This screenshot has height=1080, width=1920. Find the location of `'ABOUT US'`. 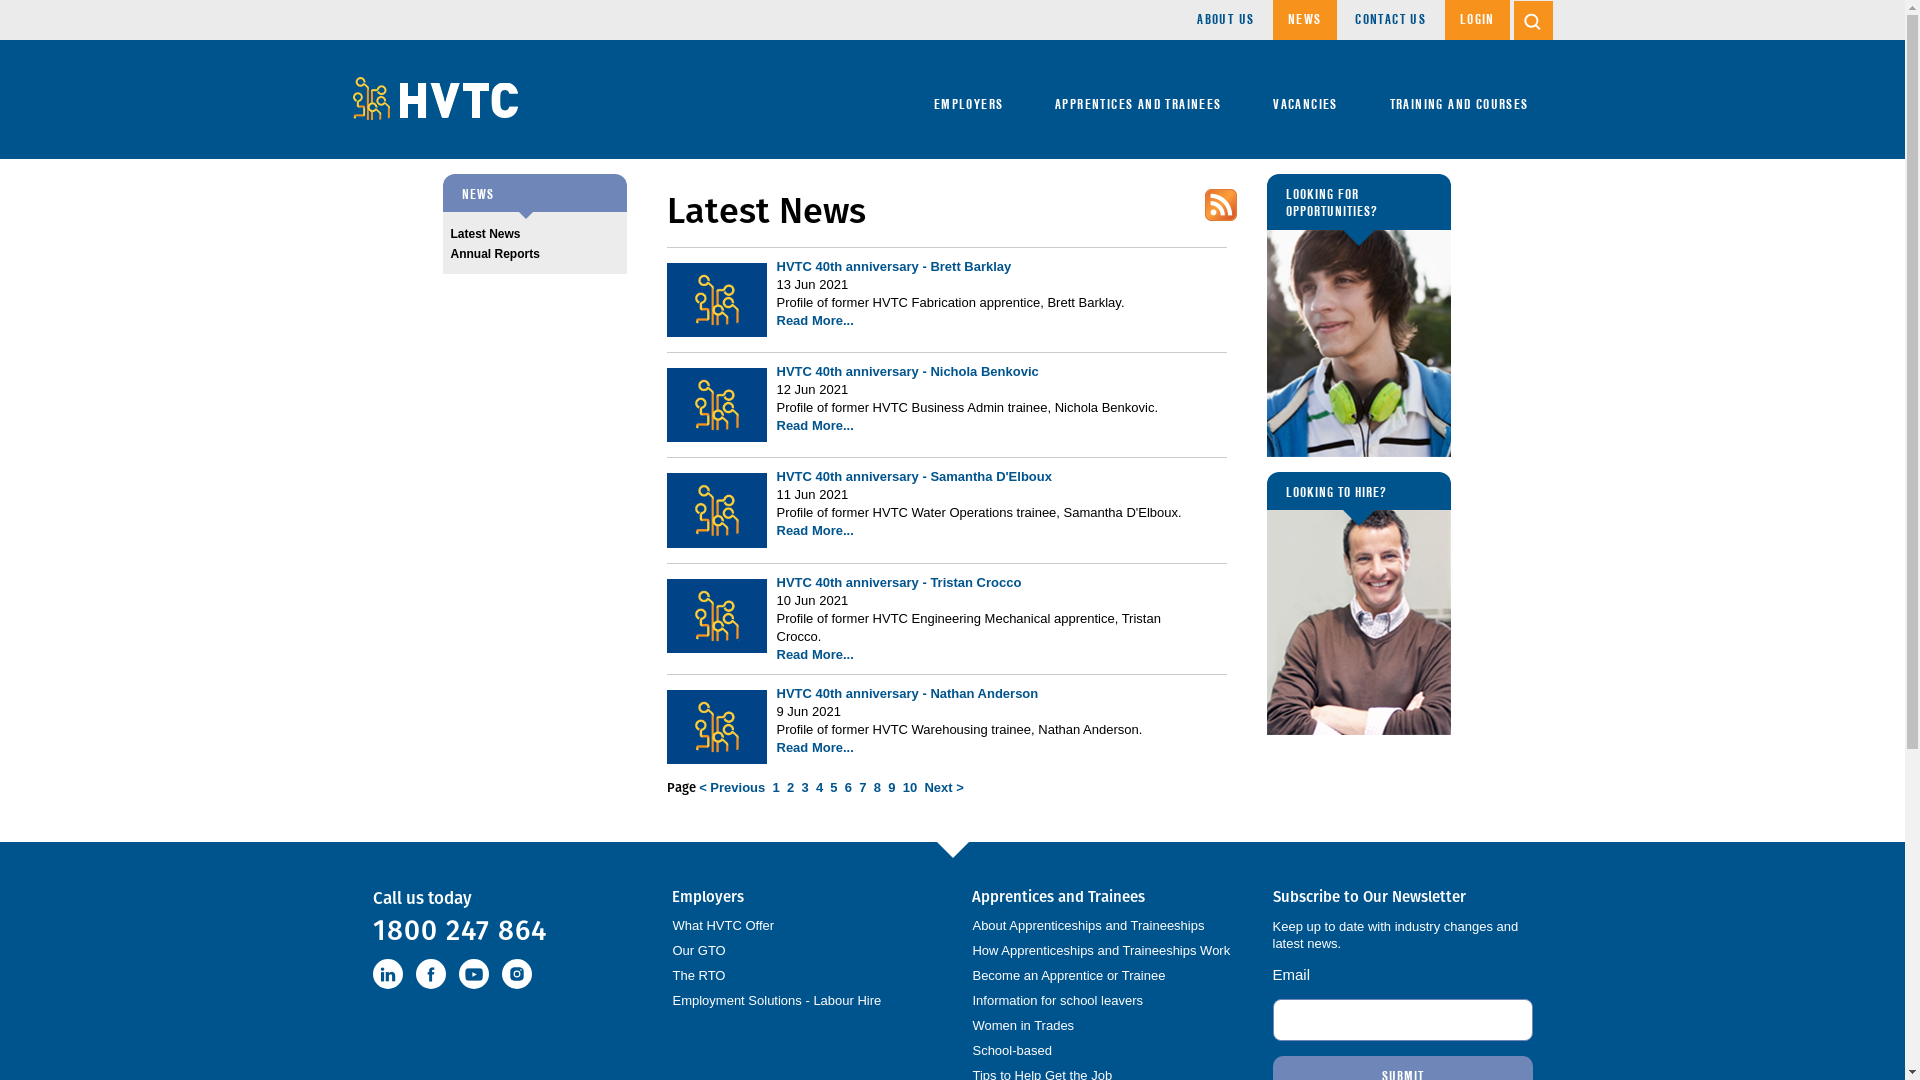

'ABOUT US' is located at coordinates (1224, 19).